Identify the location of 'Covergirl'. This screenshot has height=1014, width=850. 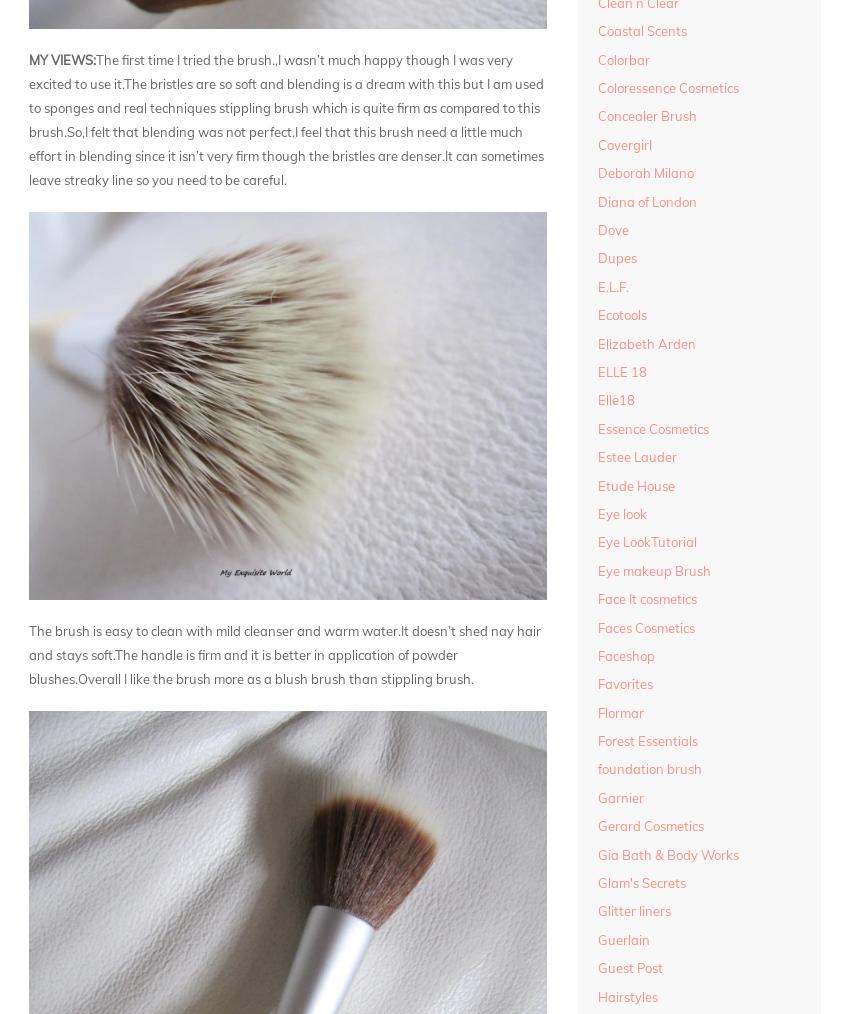
(596, 143).